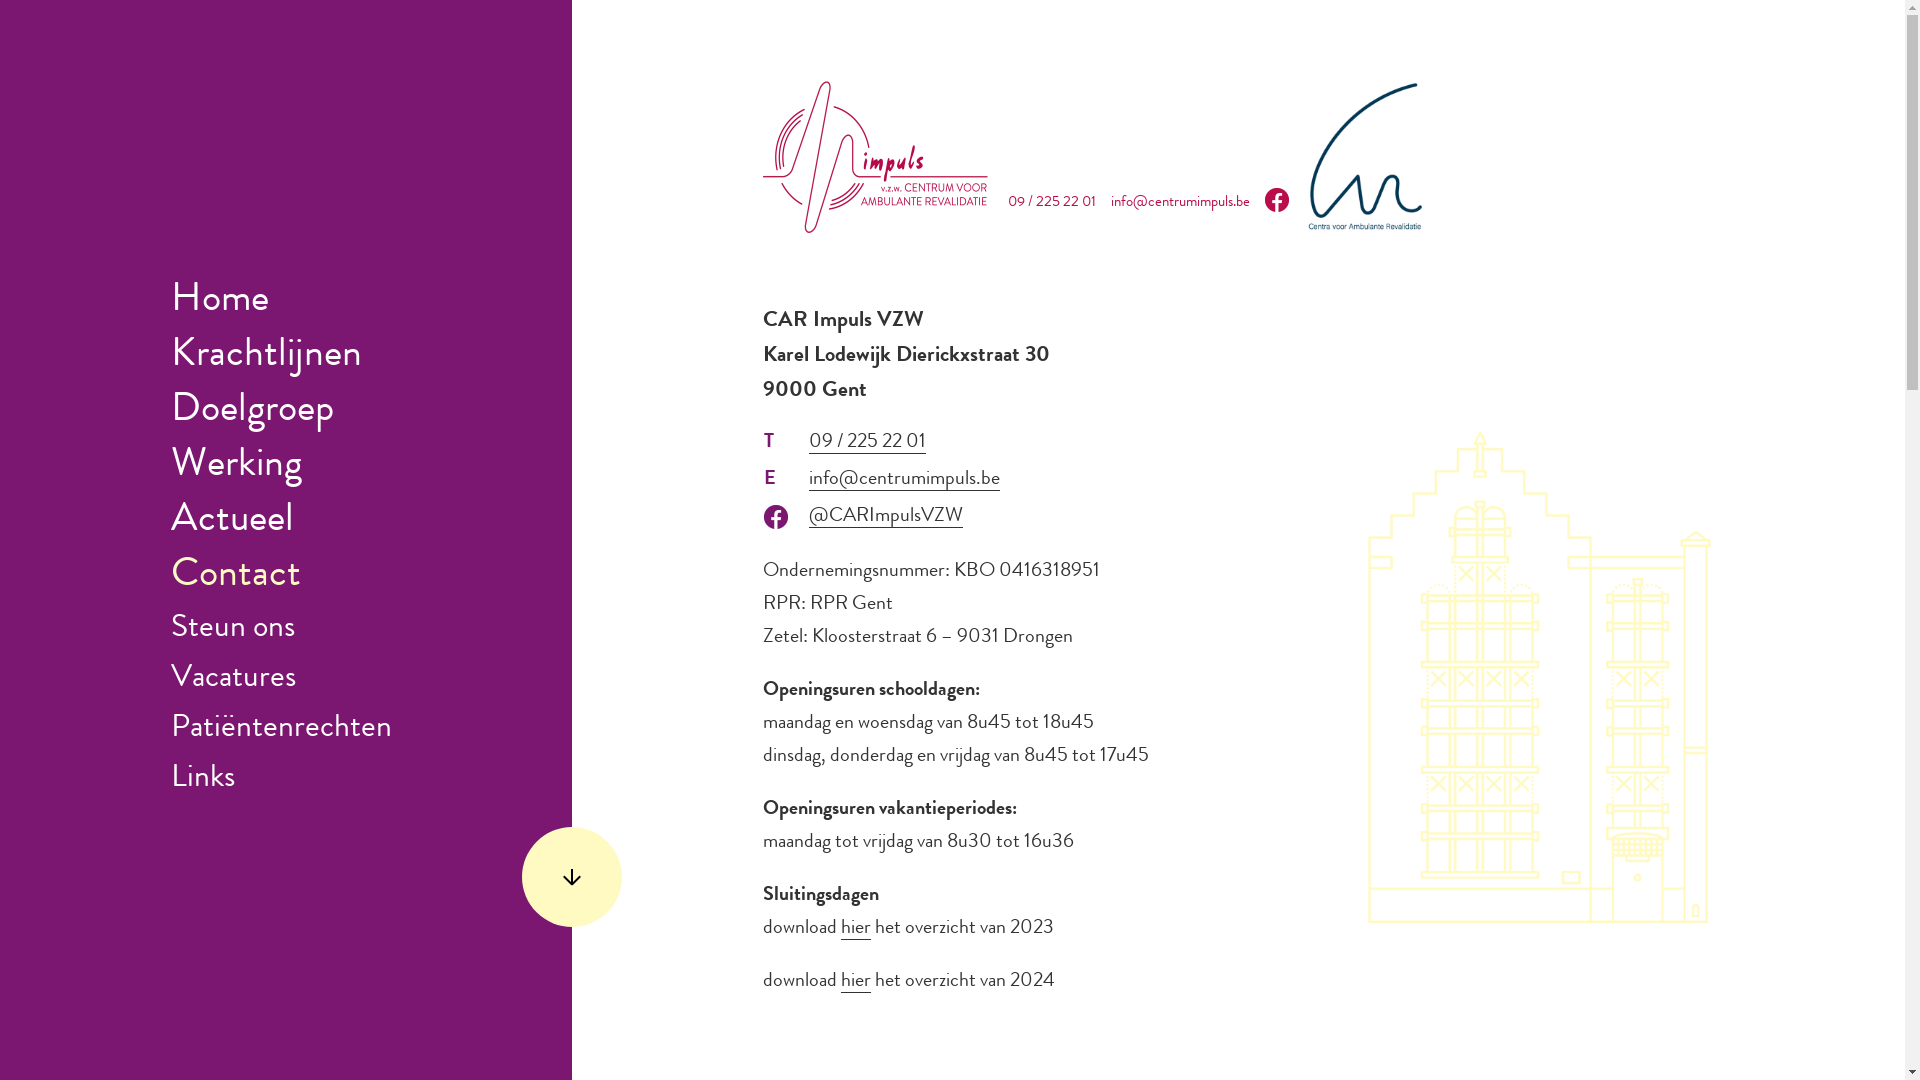 The height and width of the screenshot is (1080, 1920). Describe the element at coordinates (840, 929) in the screenshot. I see `'hier'` at that location.